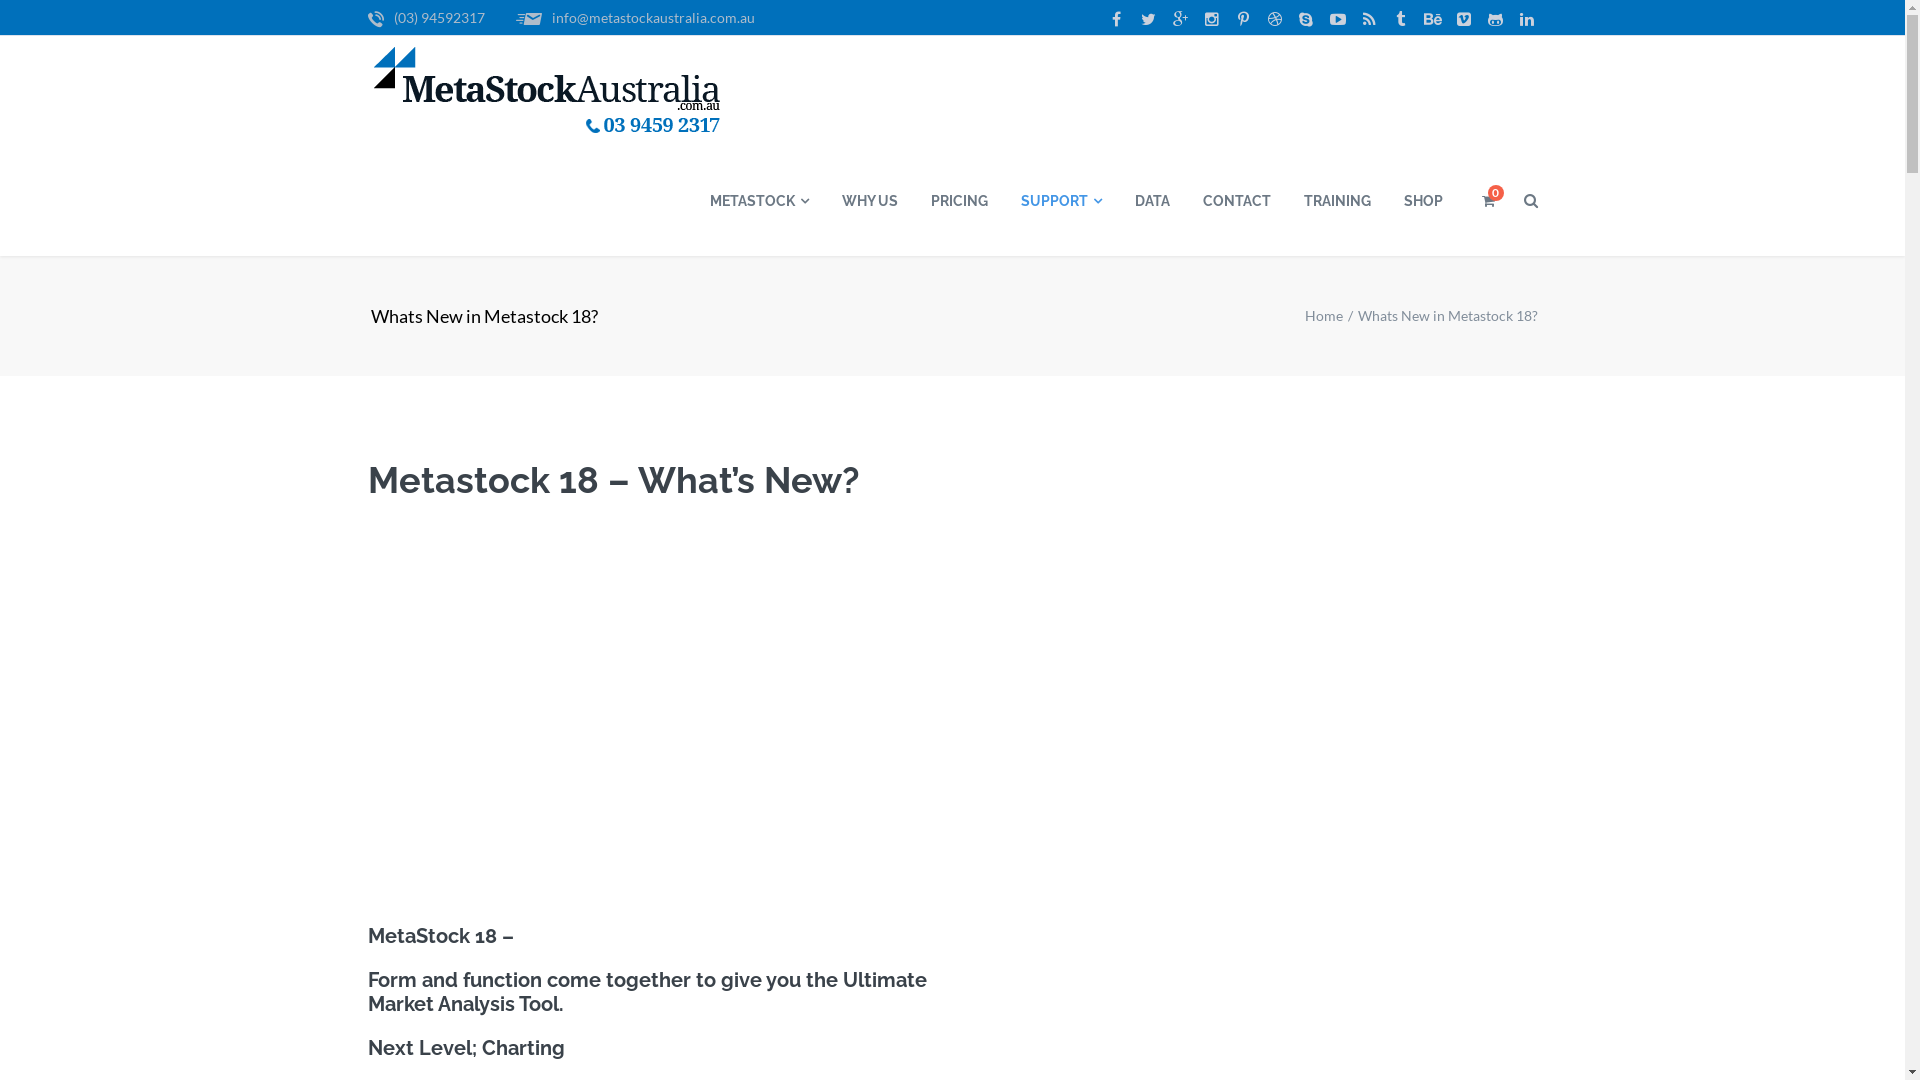 The image size is (1920, 1080). Describe the element at coordinates (547, 91) in the screenshot. I see `'Logo'` at that location.